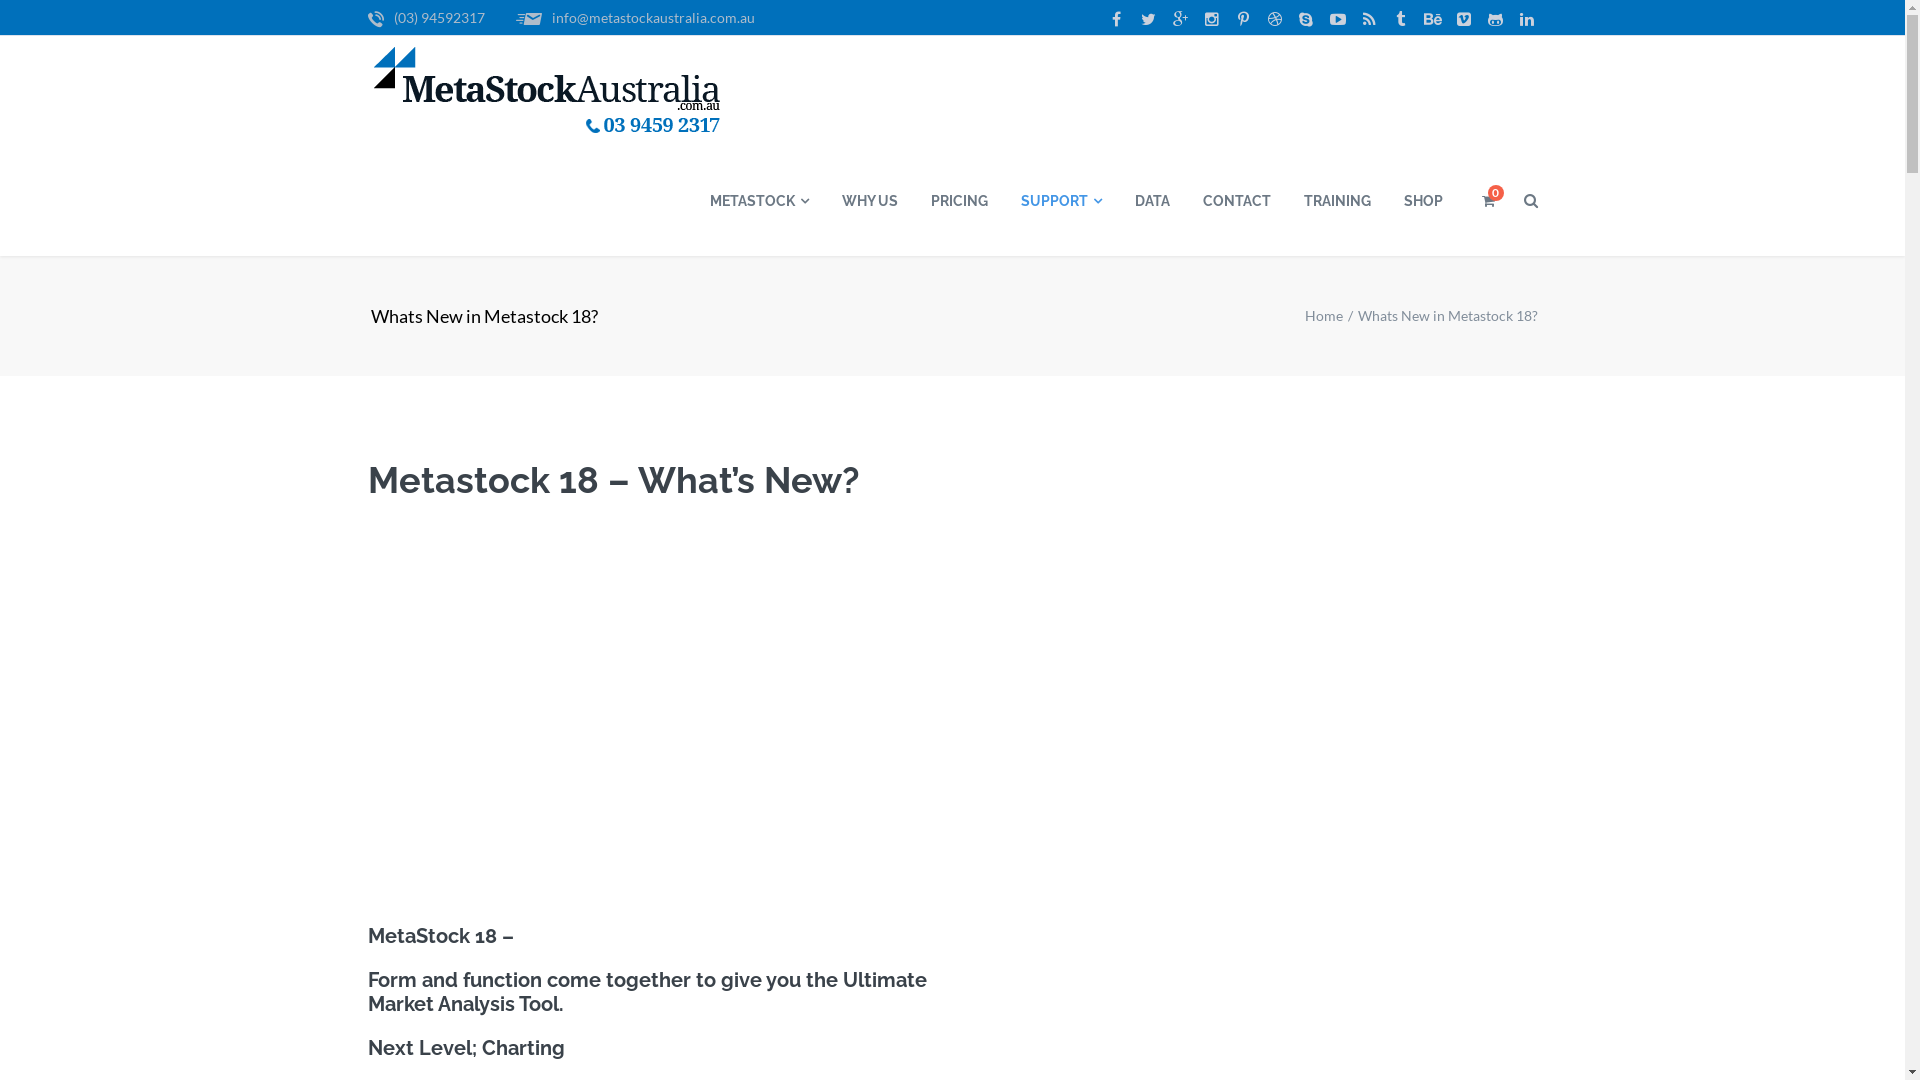 The image size is (1920, 1080). Describe the element at coordinates (547, 91) in the screenshot. I see `'Logo'` at that location.